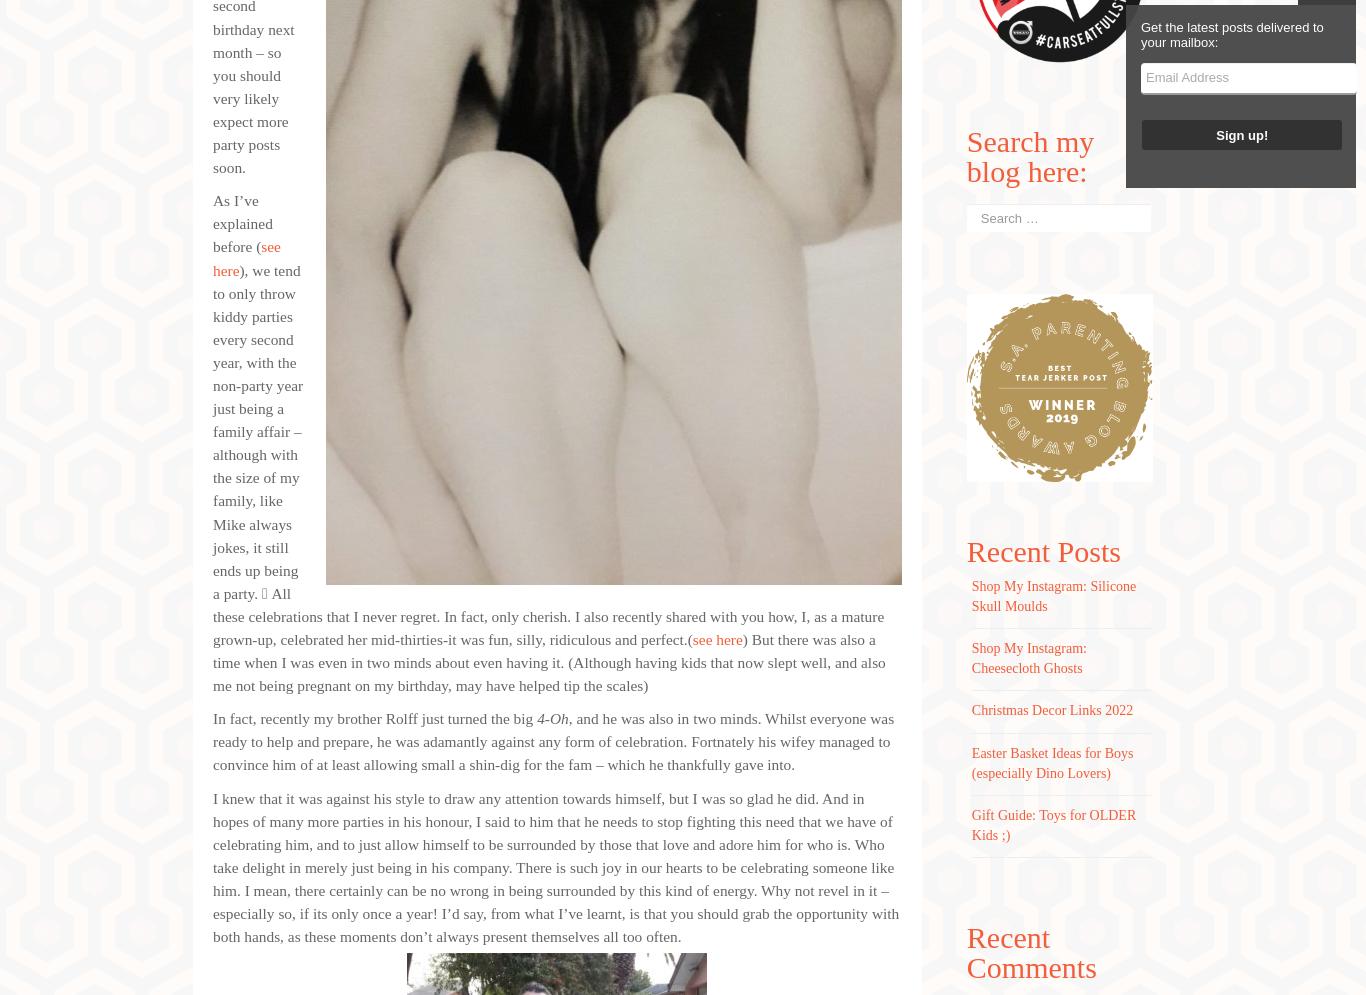 The height and width of the screenshot is (995, 1366). Describe the element at coordinates (966, 156) in the screenshot. I see `'Search my blog here:'` at that location.